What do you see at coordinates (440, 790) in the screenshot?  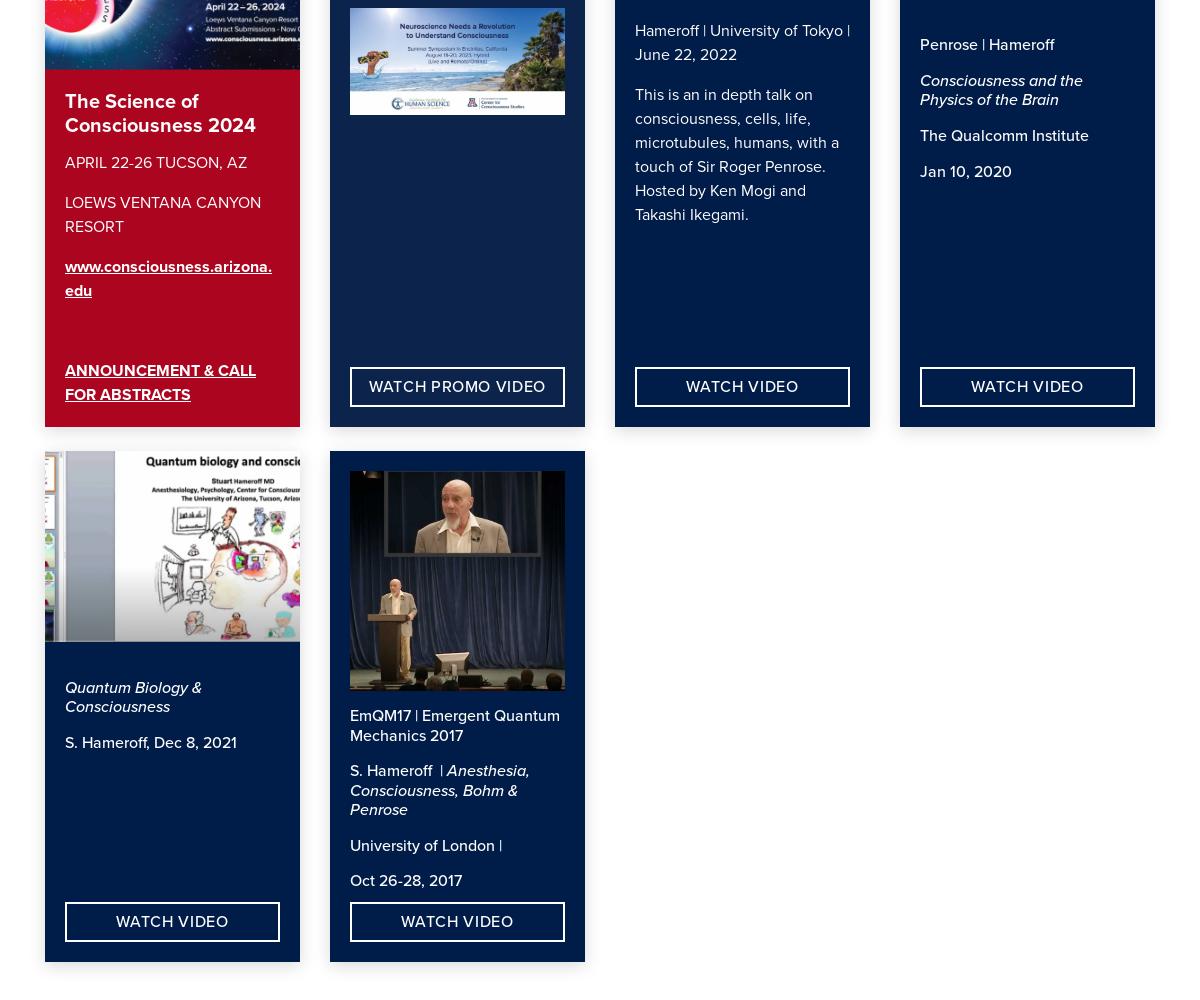 I see `'Anesthesia, Consciousness, Bohm & Penrose'` at bounding box center [440, 790].